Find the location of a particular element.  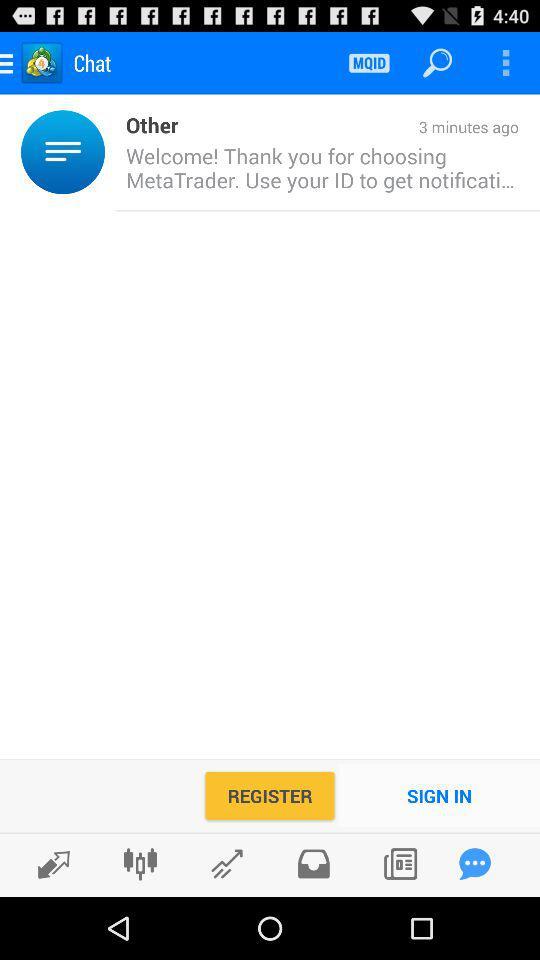

show the chart is located at coordinates (226, 863).